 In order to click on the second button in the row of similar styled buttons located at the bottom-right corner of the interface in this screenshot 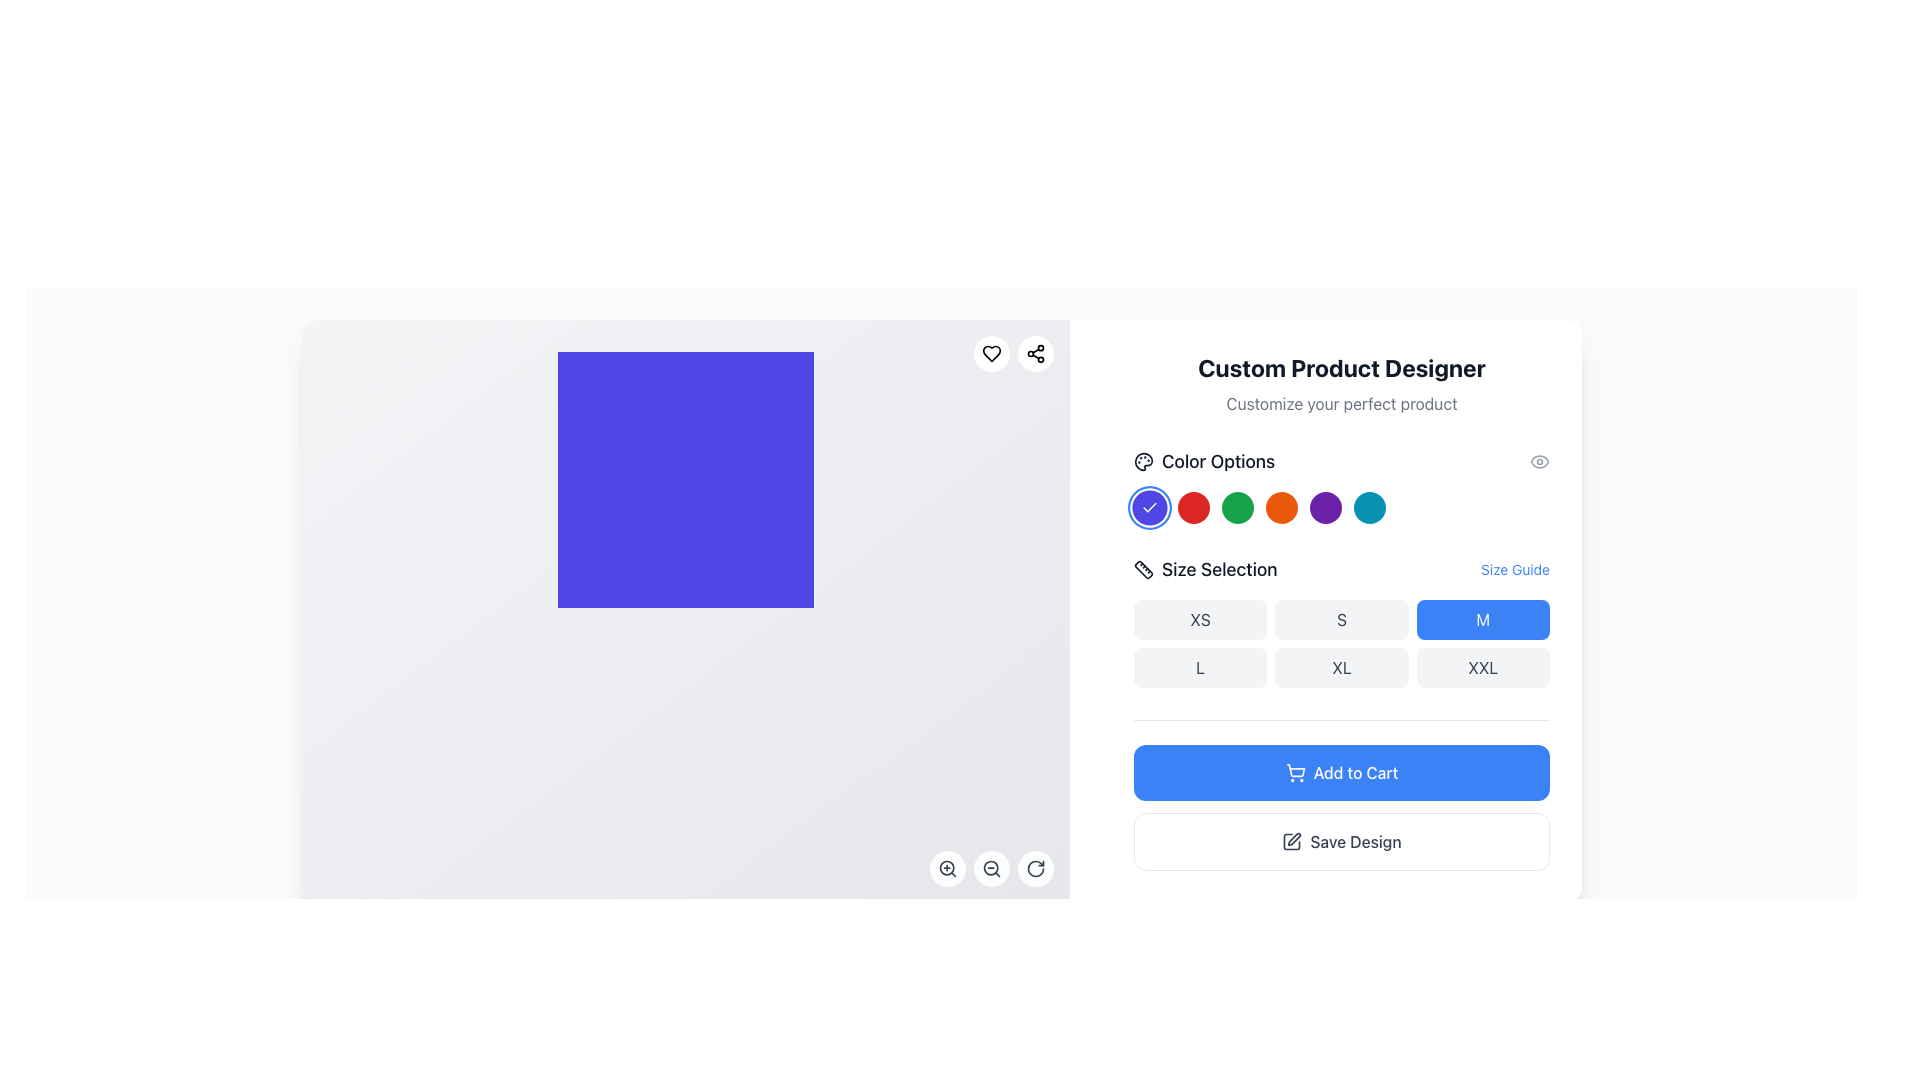, I will do `click(992, 867)`.